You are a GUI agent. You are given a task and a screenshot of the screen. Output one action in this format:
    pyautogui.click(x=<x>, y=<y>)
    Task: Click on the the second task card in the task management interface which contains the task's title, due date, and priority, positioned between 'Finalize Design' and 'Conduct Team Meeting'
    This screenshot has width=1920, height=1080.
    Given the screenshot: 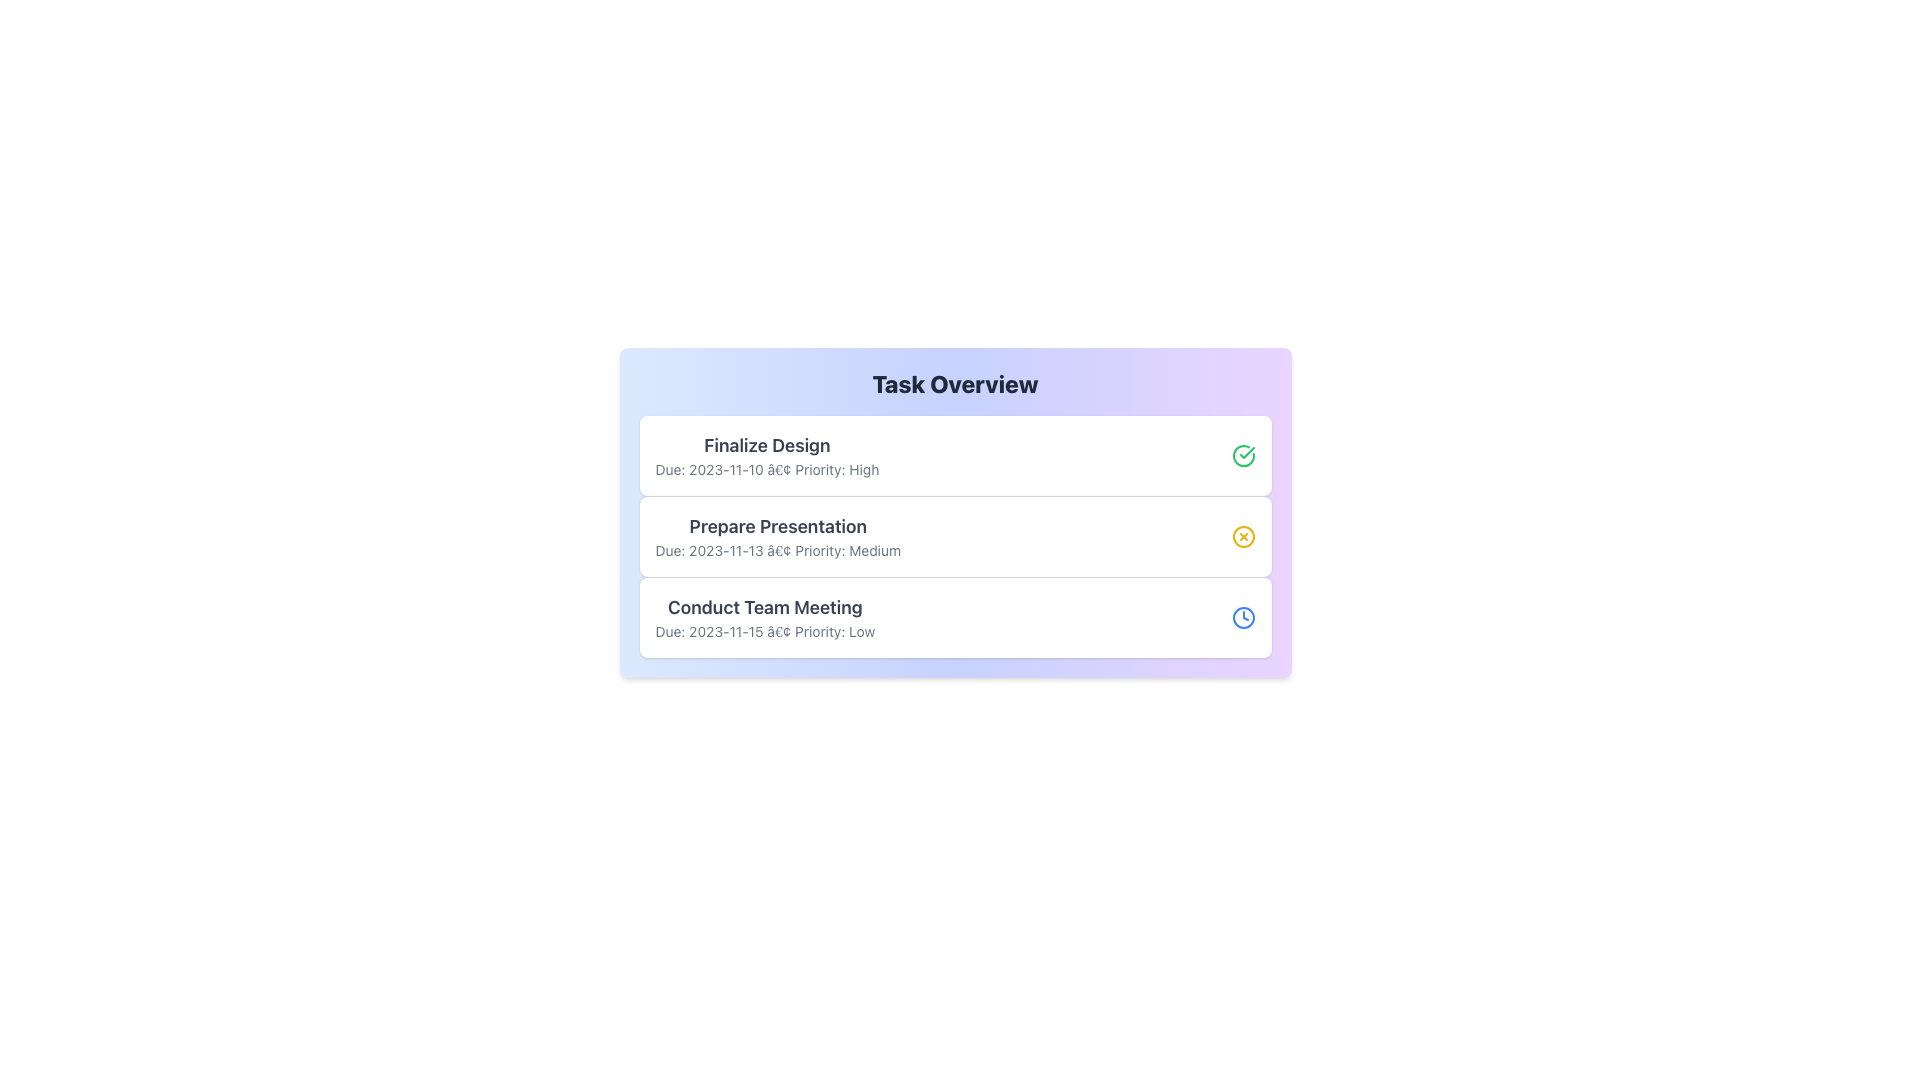 What is the action you would take?
    pyautogui.click(x=954, y=535)
    